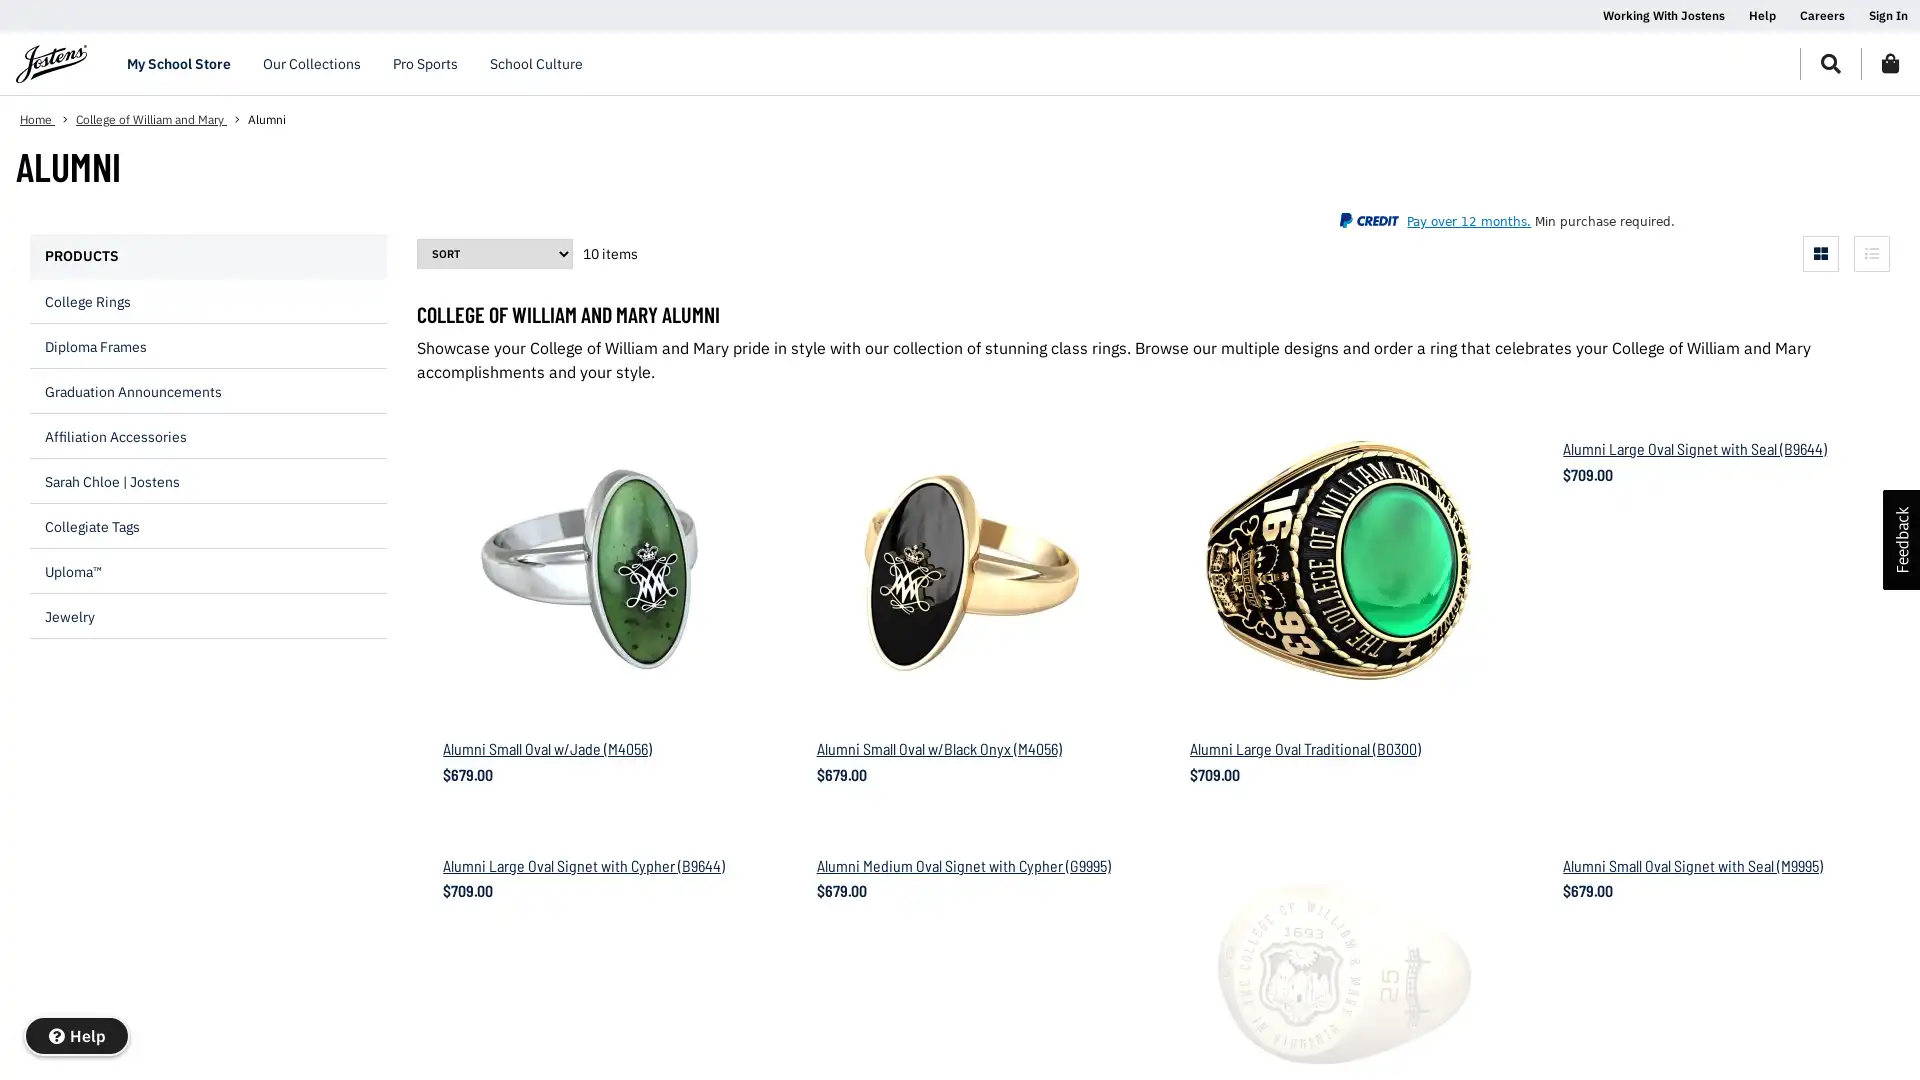 This screenshot has width=1920, height=1080. Describe the element at coordinates (76, 1035) in the screenshot. I see `Help` at that location.